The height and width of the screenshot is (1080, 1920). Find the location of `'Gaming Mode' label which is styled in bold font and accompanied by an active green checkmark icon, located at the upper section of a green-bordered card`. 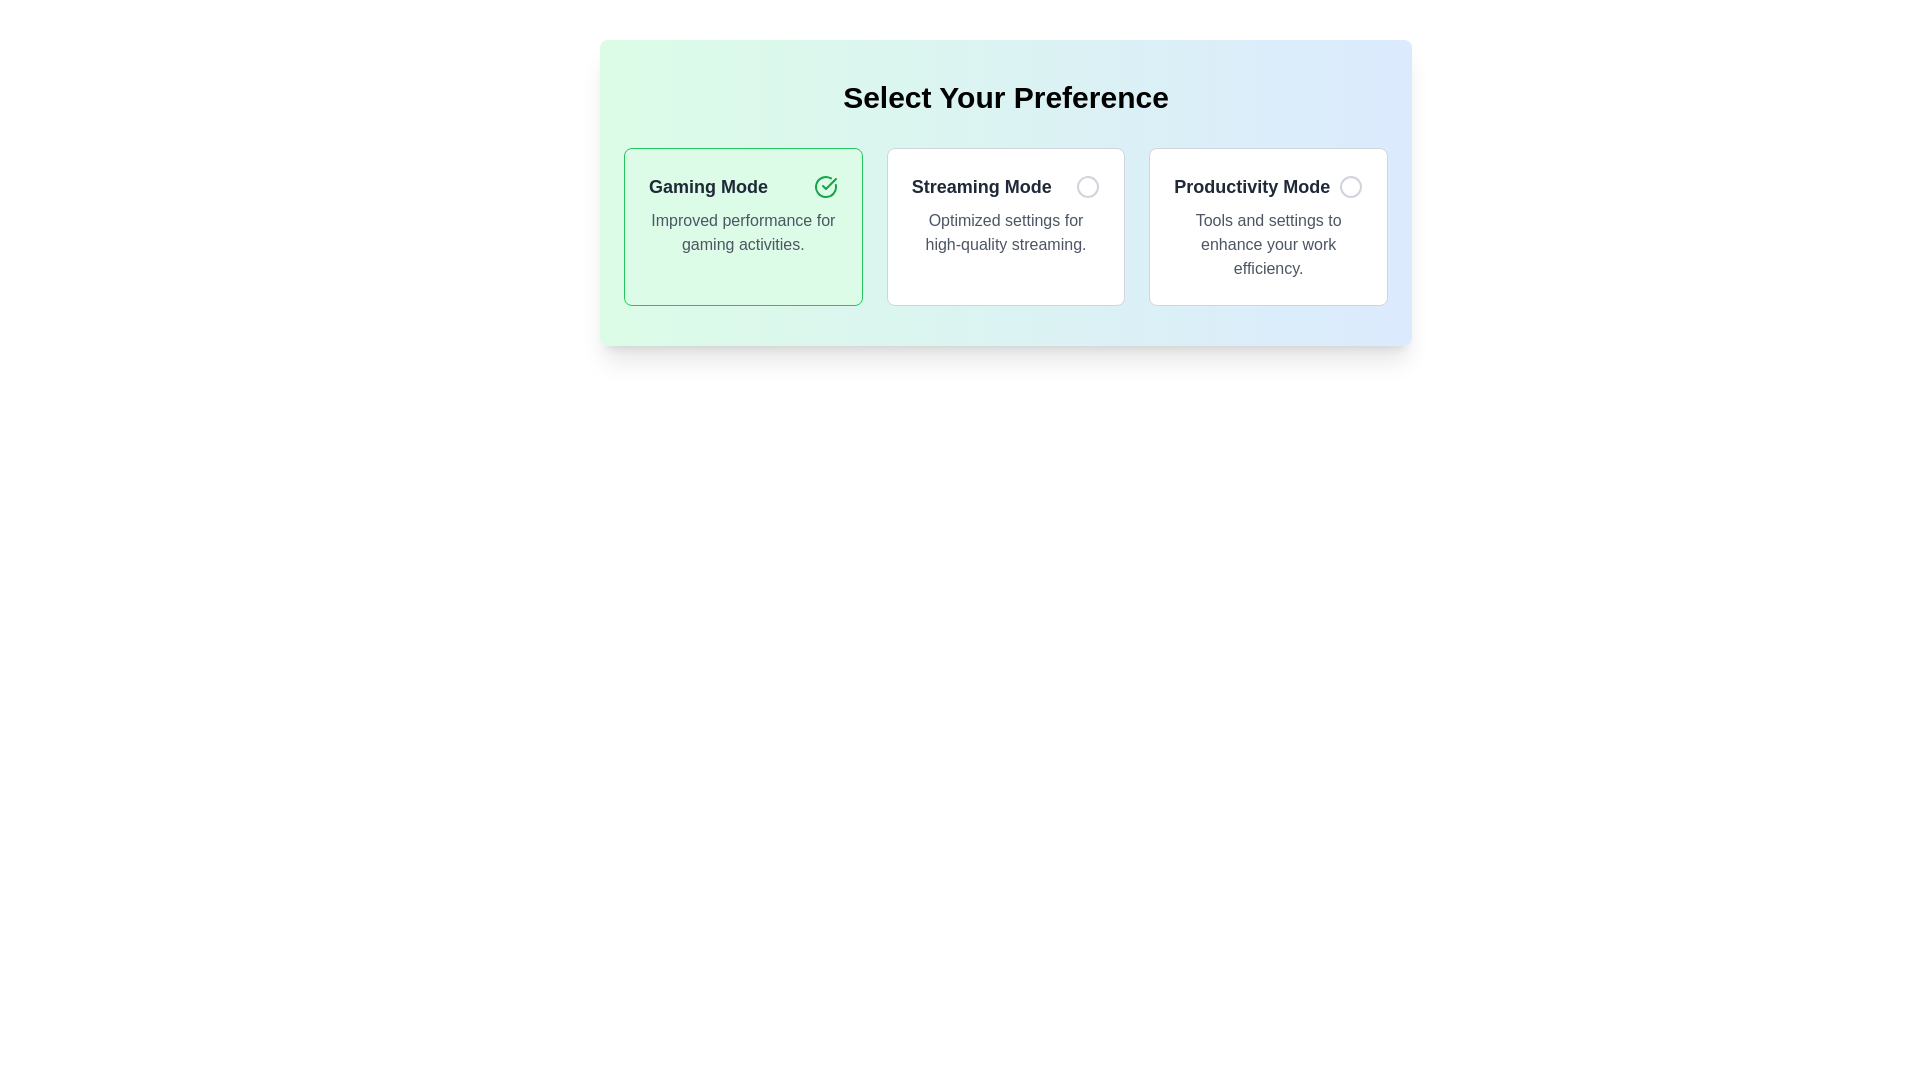

'Gaming Mode' label which is styled in bold font and accompanied by an active green checkmark icon, located at the upper section of a green-bordered card is located at coordinates (742, 186).